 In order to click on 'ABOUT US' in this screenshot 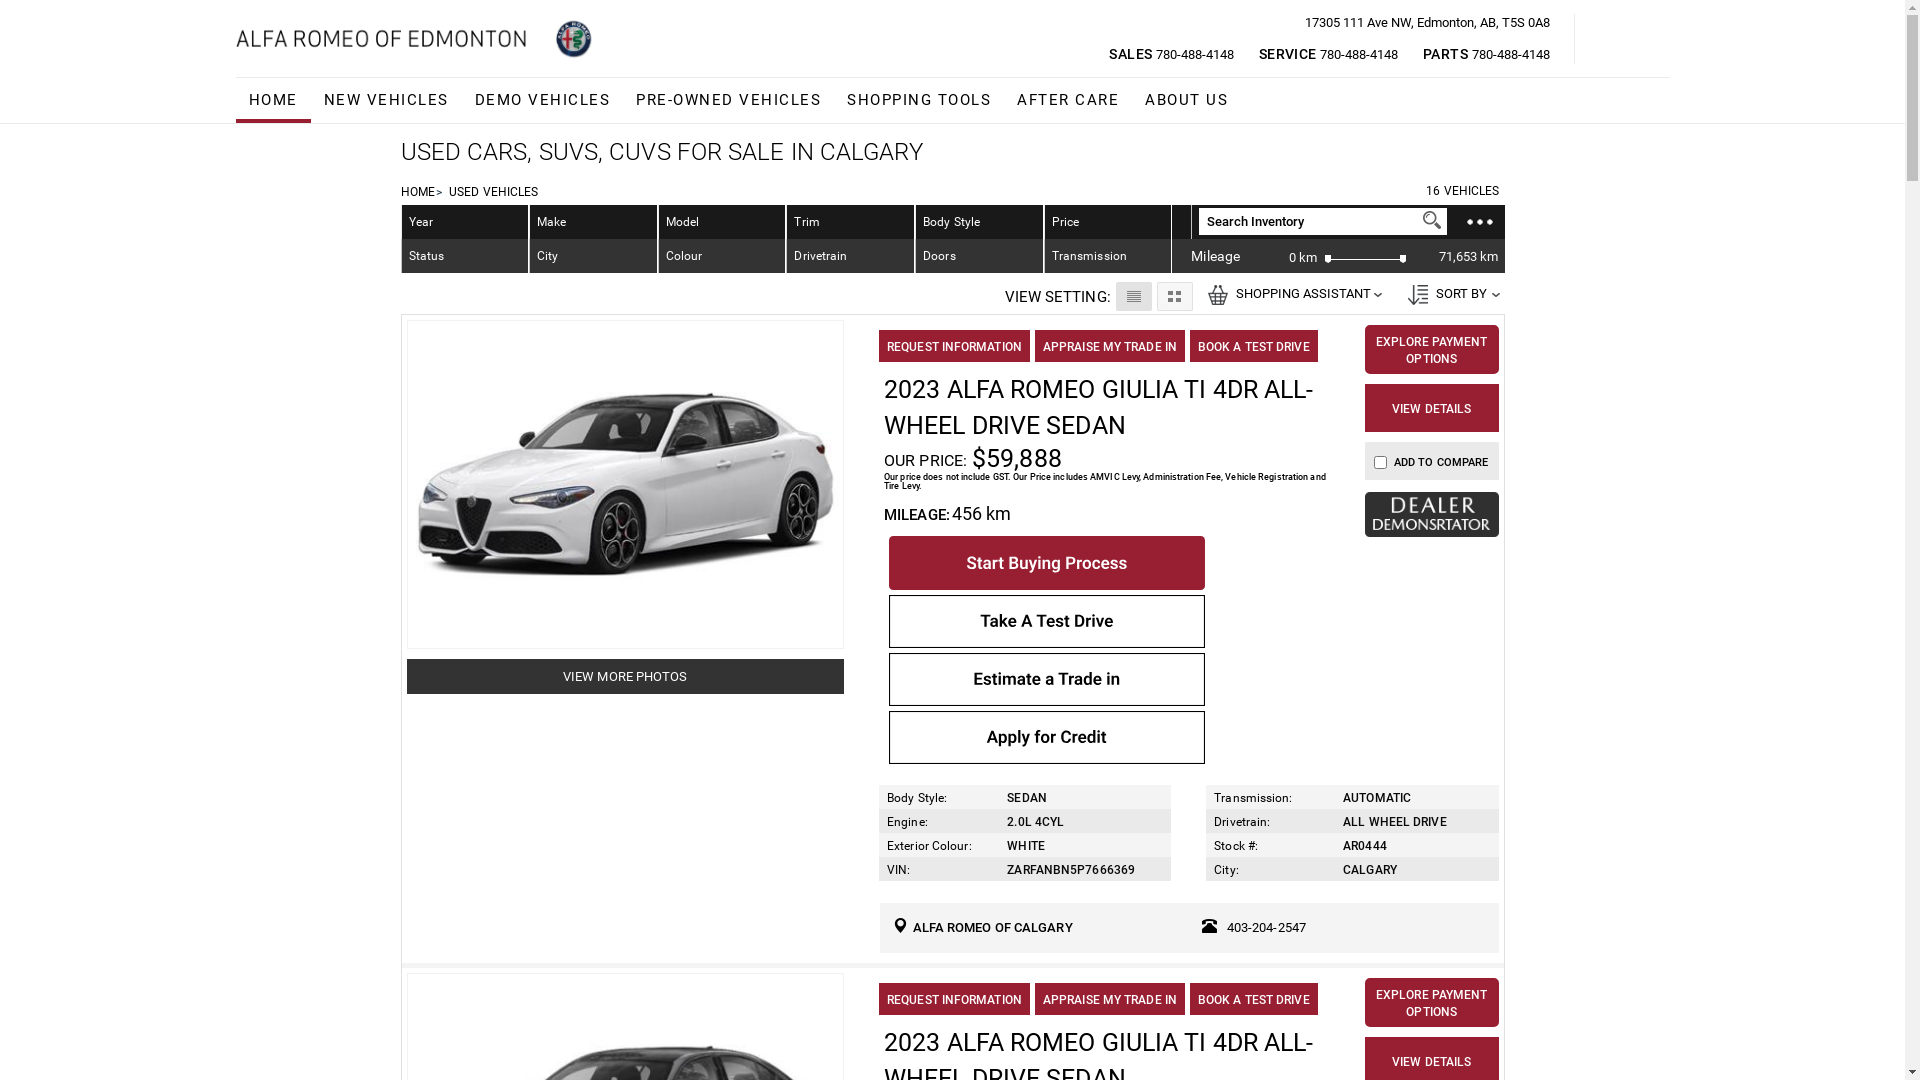, I will do `click(1186, 100)`.